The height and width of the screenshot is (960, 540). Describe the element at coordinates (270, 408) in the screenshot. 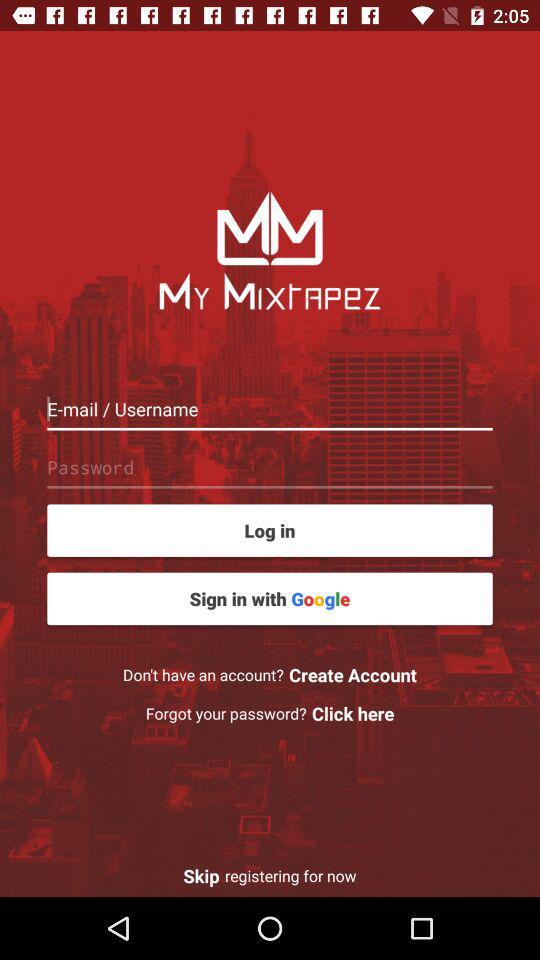

I see `email` at that location.